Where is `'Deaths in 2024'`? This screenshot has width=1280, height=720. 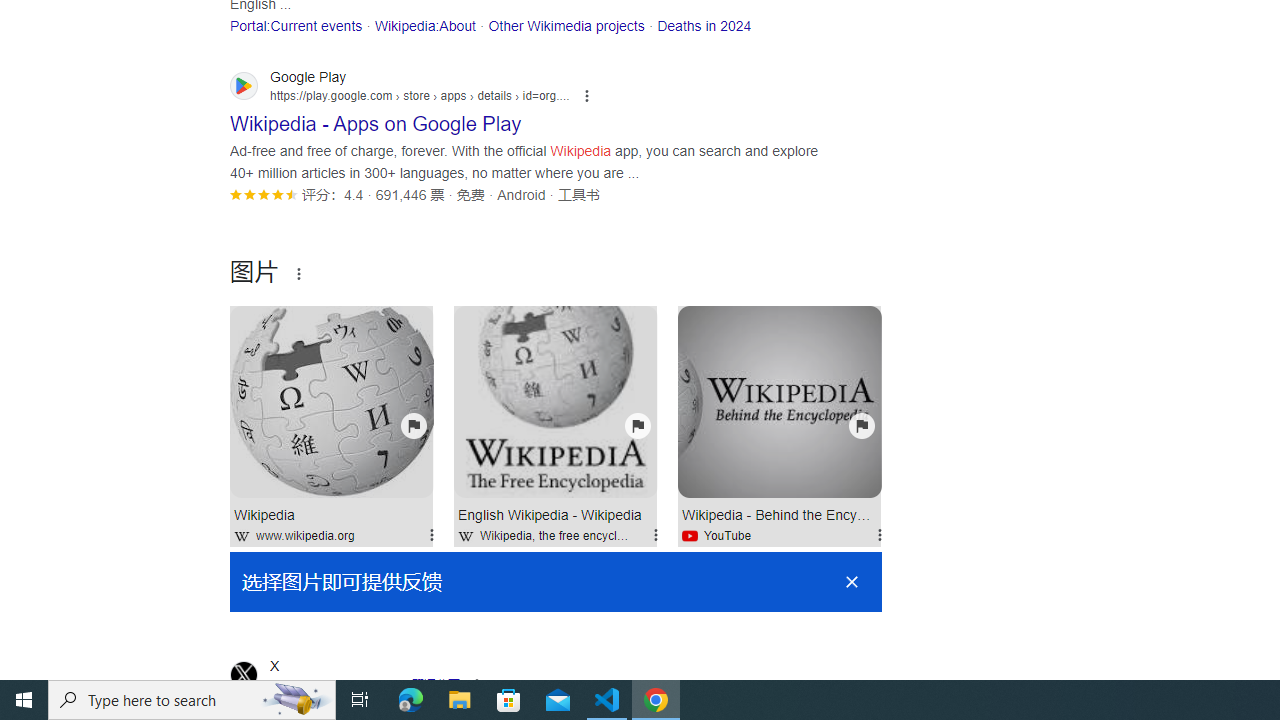 'Deaths in 2024' is located at coordinates (704, 25).